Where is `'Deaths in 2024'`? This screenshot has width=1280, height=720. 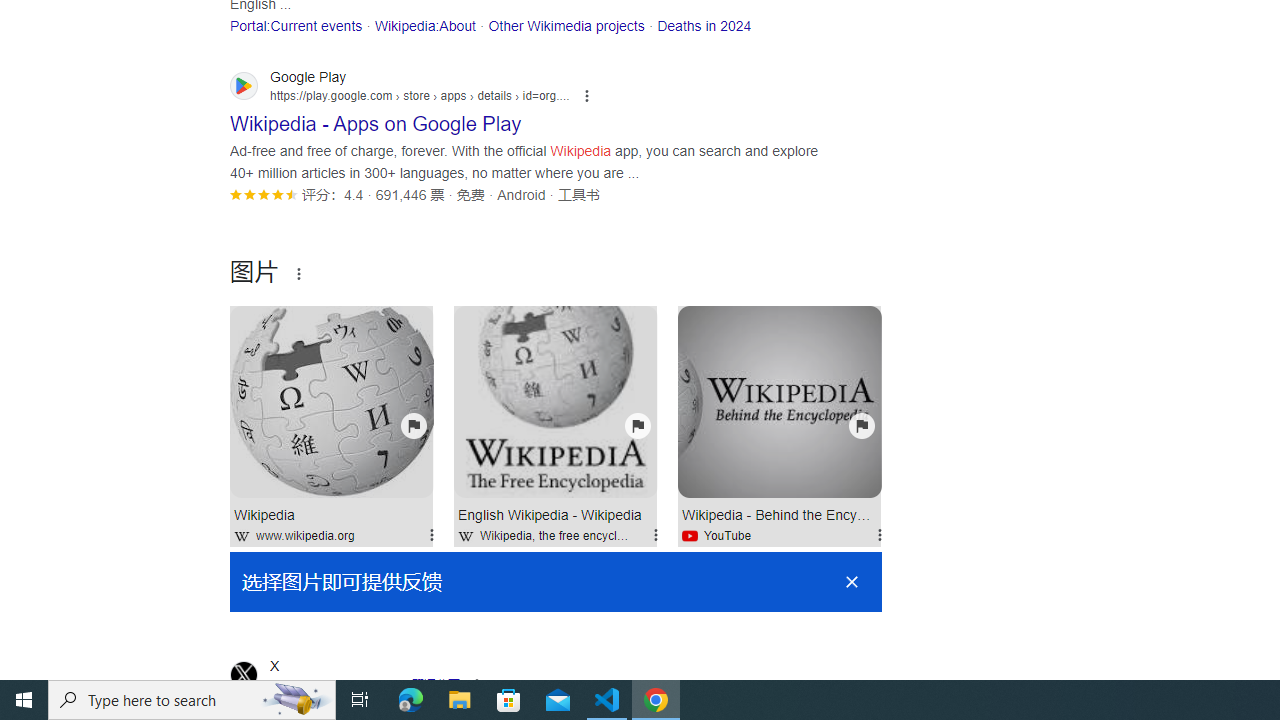 'Deaths in 2024' is located at coordinates (704, 25).